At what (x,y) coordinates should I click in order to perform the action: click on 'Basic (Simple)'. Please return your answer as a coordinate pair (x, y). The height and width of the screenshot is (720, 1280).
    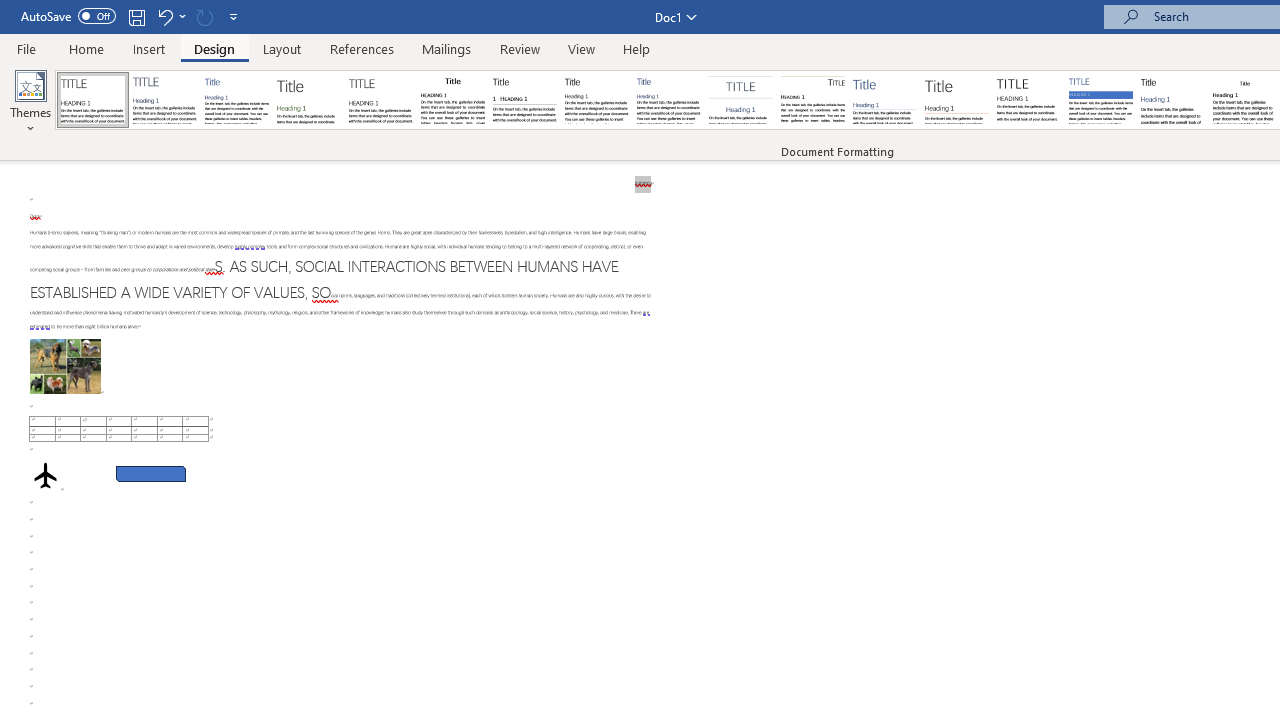
    Looking at the image, I should click on (236, 100).